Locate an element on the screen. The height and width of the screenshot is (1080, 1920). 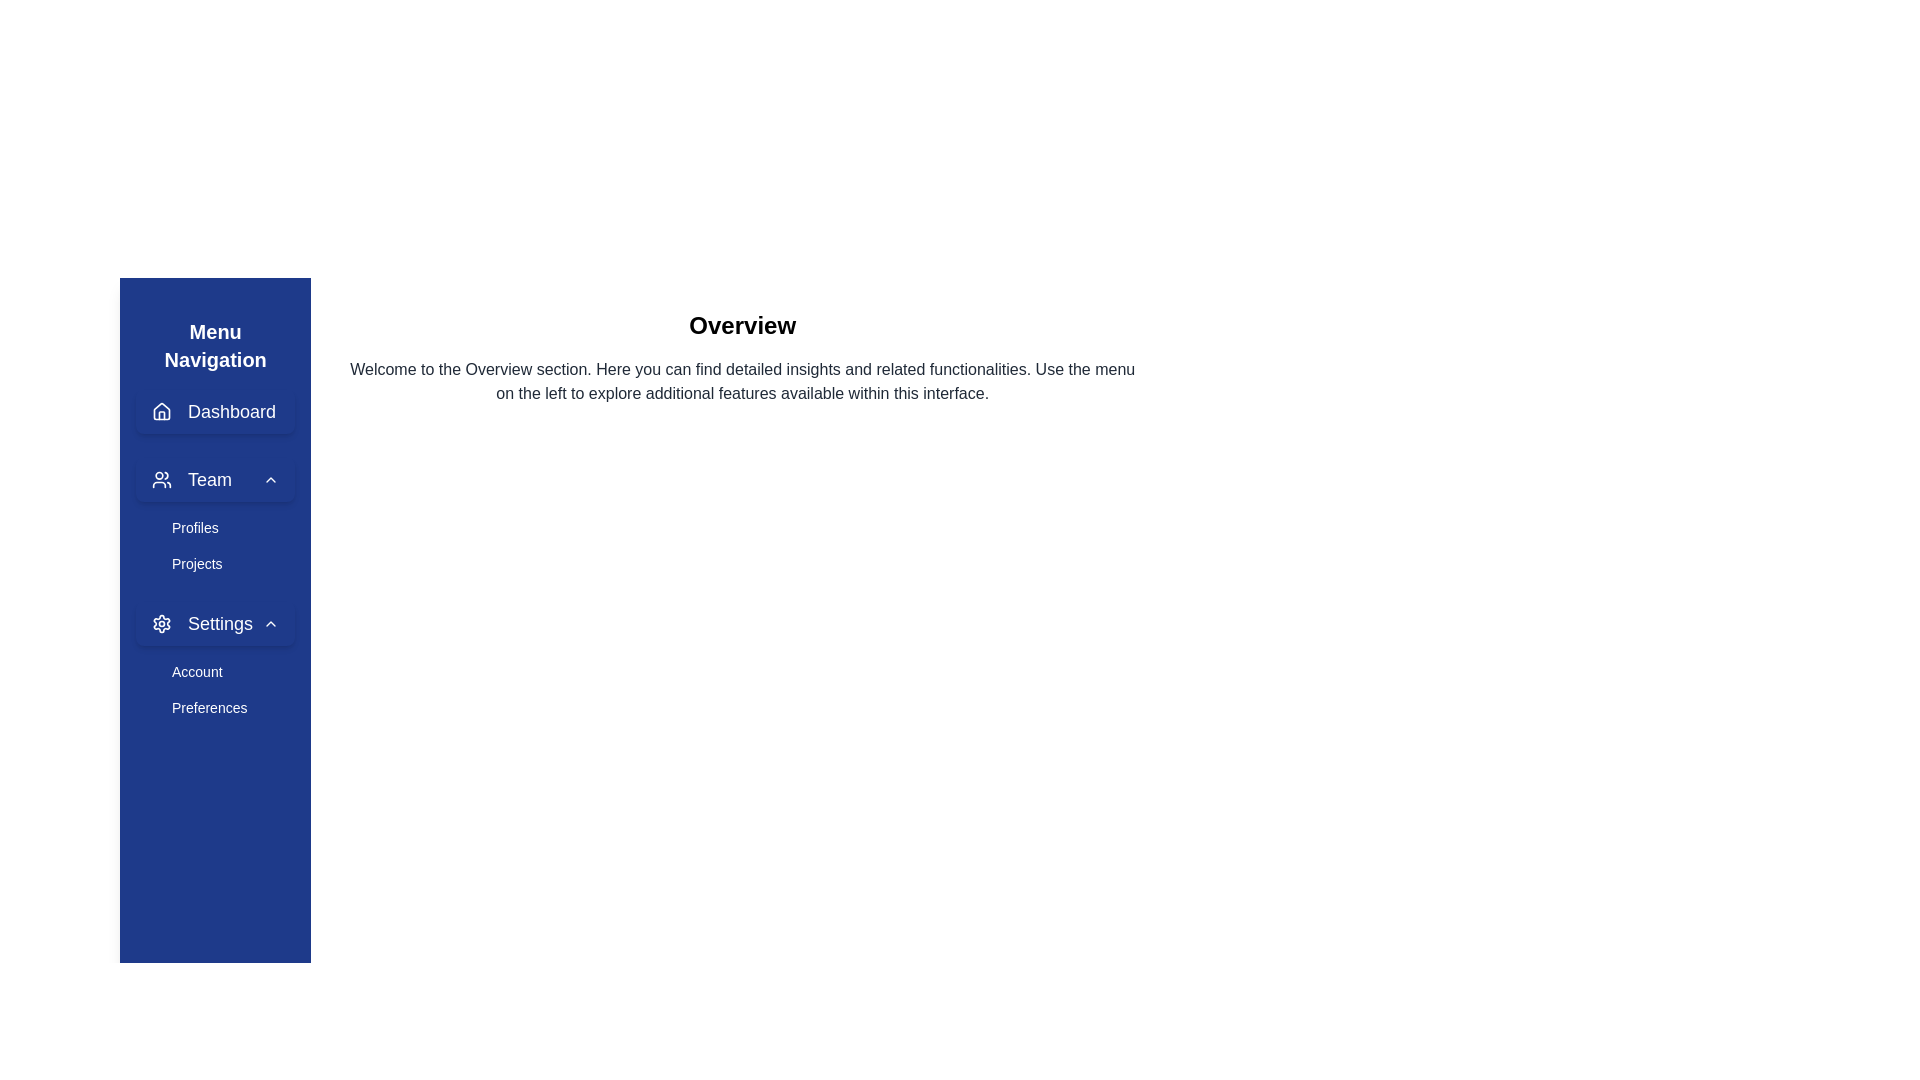
the 'Settings' icon located in the left-side navigation bar is located at coordinates (162, 623).